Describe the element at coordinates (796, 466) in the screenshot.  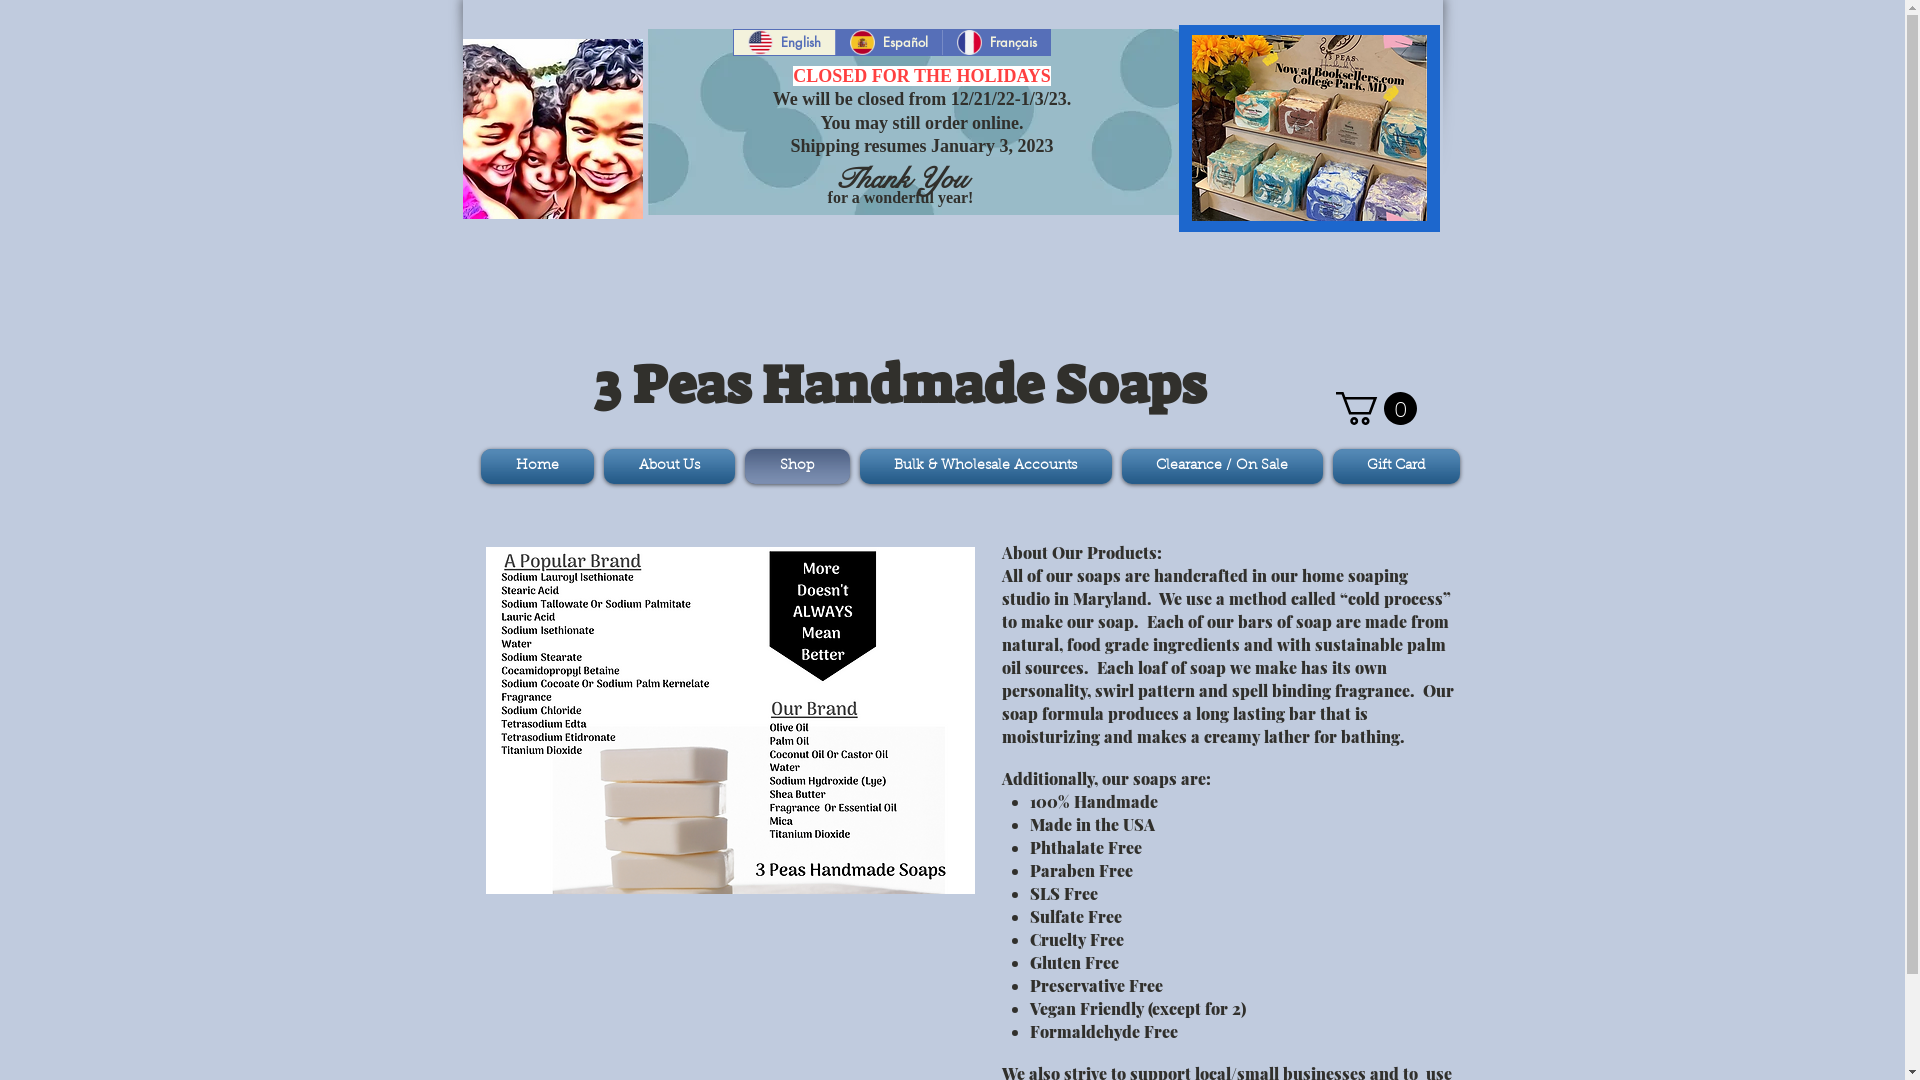
I see `'Shop'` at that location.